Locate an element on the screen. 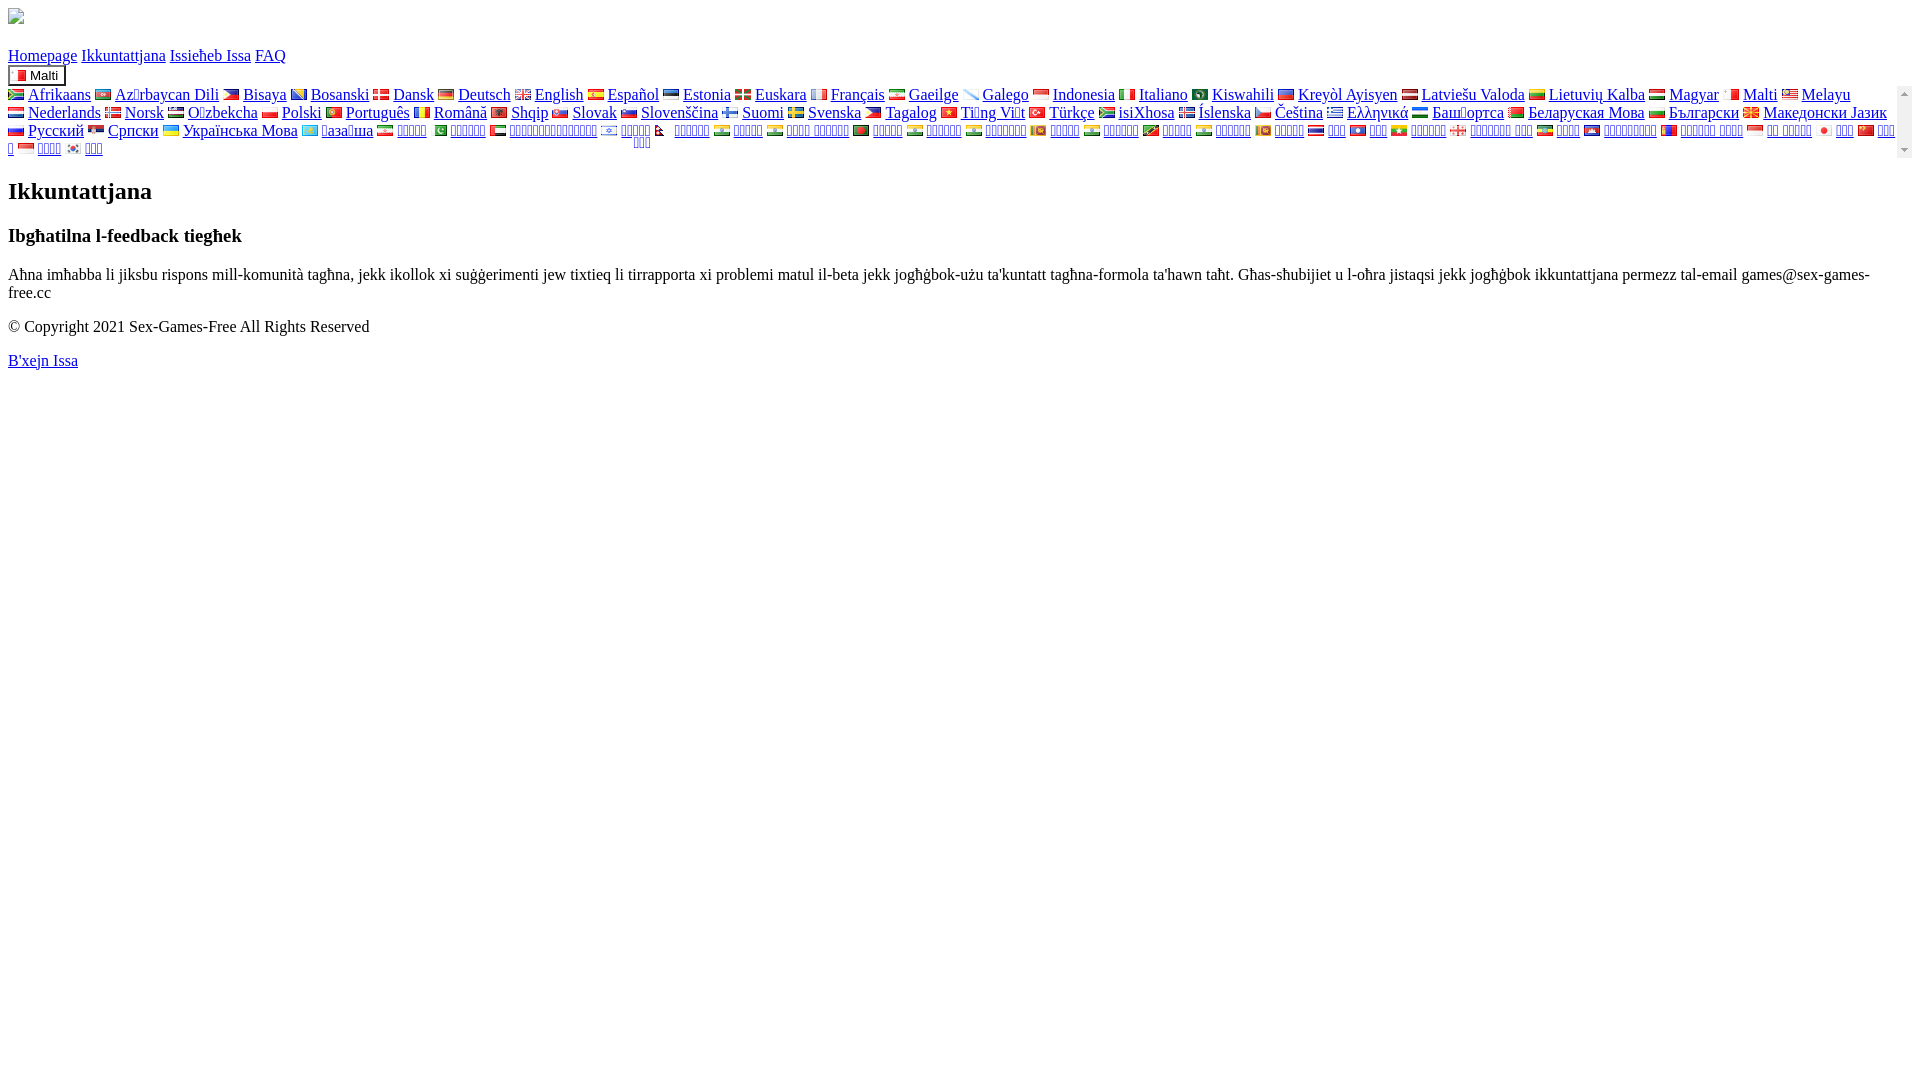 Image resolution: width=1920 pixels, height=1080 pixels. 'Deutsch' is located at coordinates (436, 94).